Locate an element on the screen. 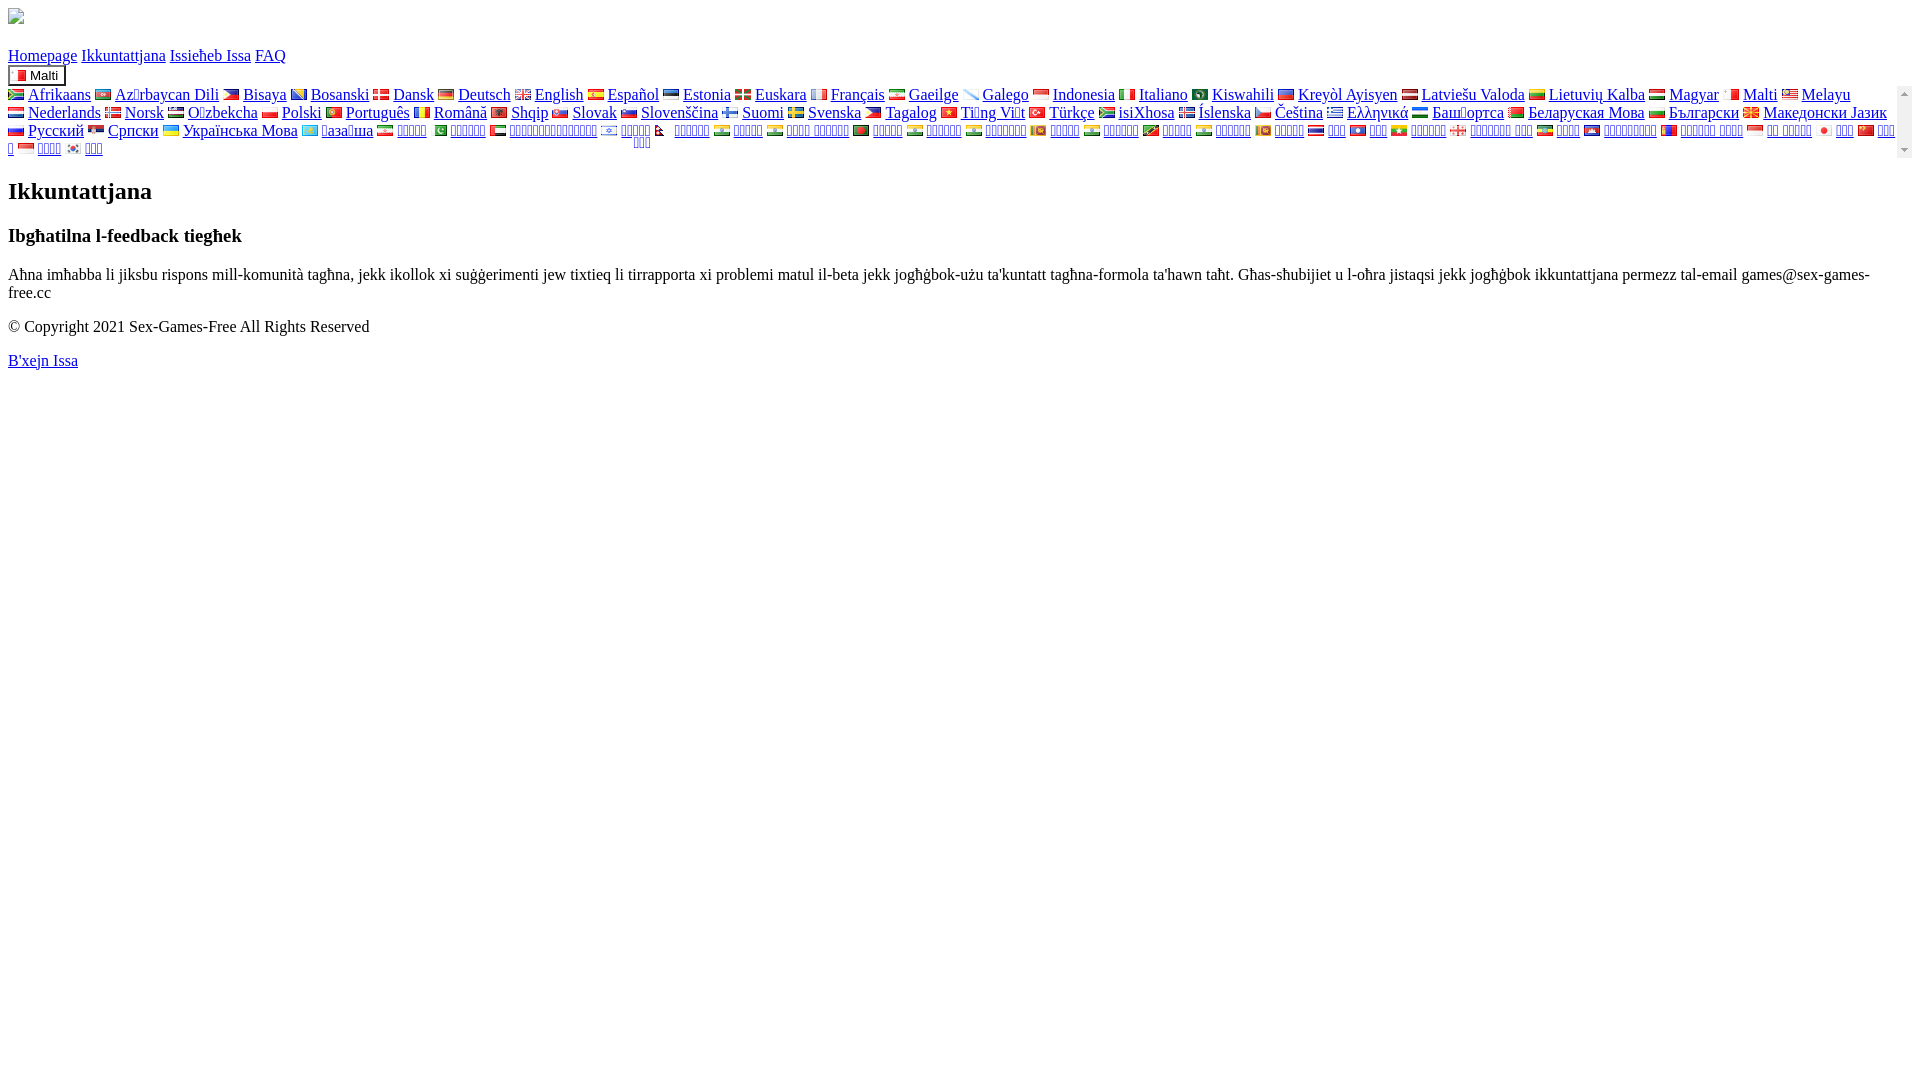 Image resolution: width=1920 pixels, height=1080 pixels. 'Deutsch' is located at coordinates (436, 94).